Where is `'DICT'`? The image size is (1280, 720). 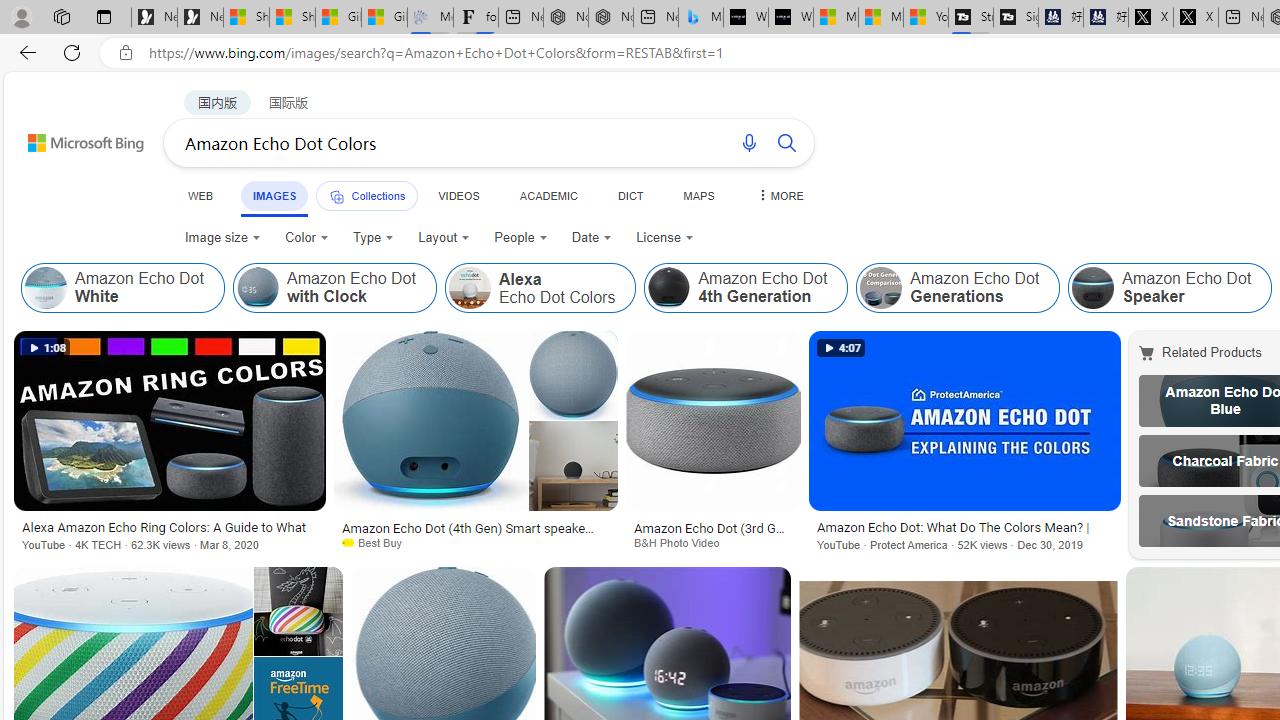 'DICT' is located at coordinates (629, 195).